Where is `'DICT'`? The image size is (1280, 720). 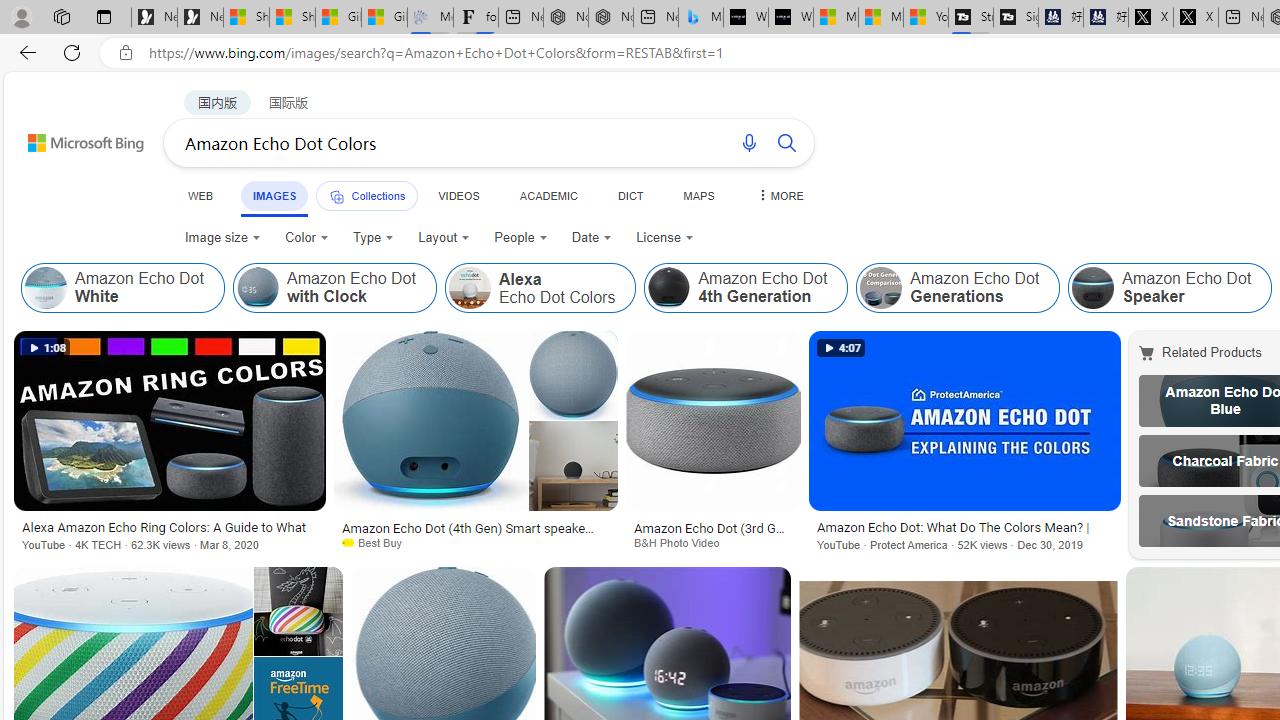 'DICT' is located at coordinates (629, 195).